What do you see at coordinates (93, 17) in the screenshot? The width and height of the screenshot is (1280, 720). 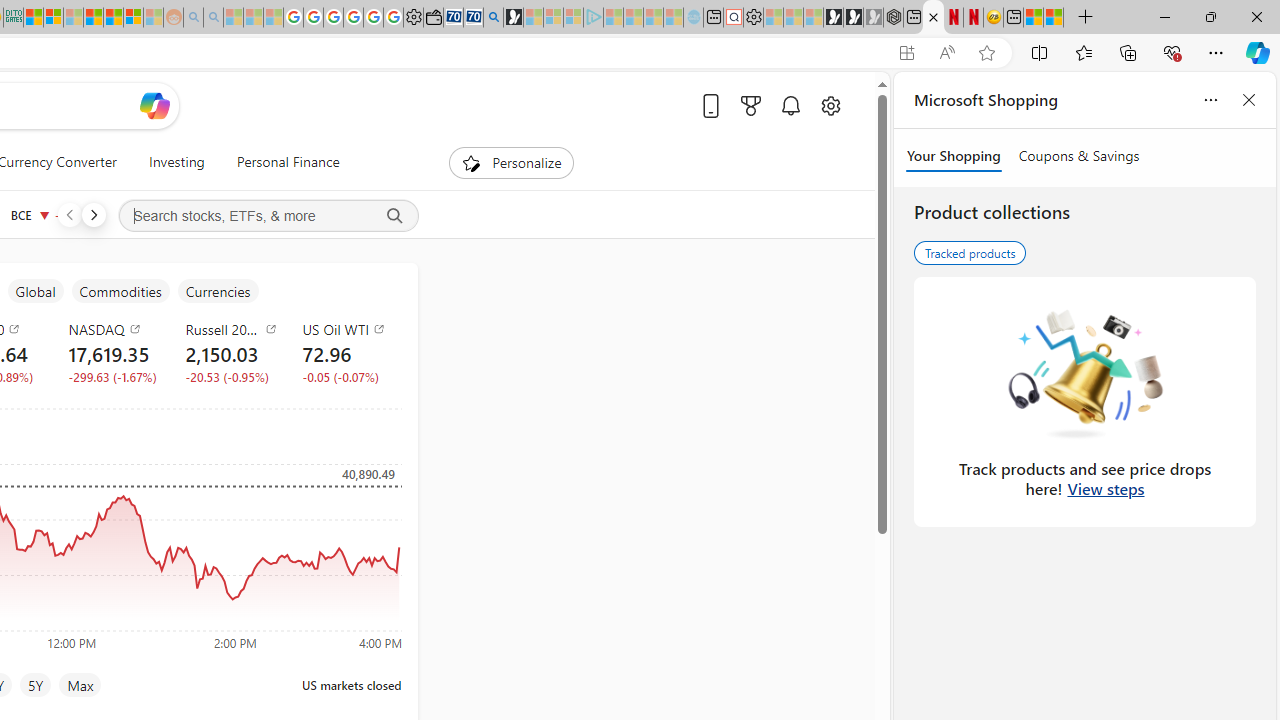 I see `'Expert Portfolios'` at bounding box center [93, 17].